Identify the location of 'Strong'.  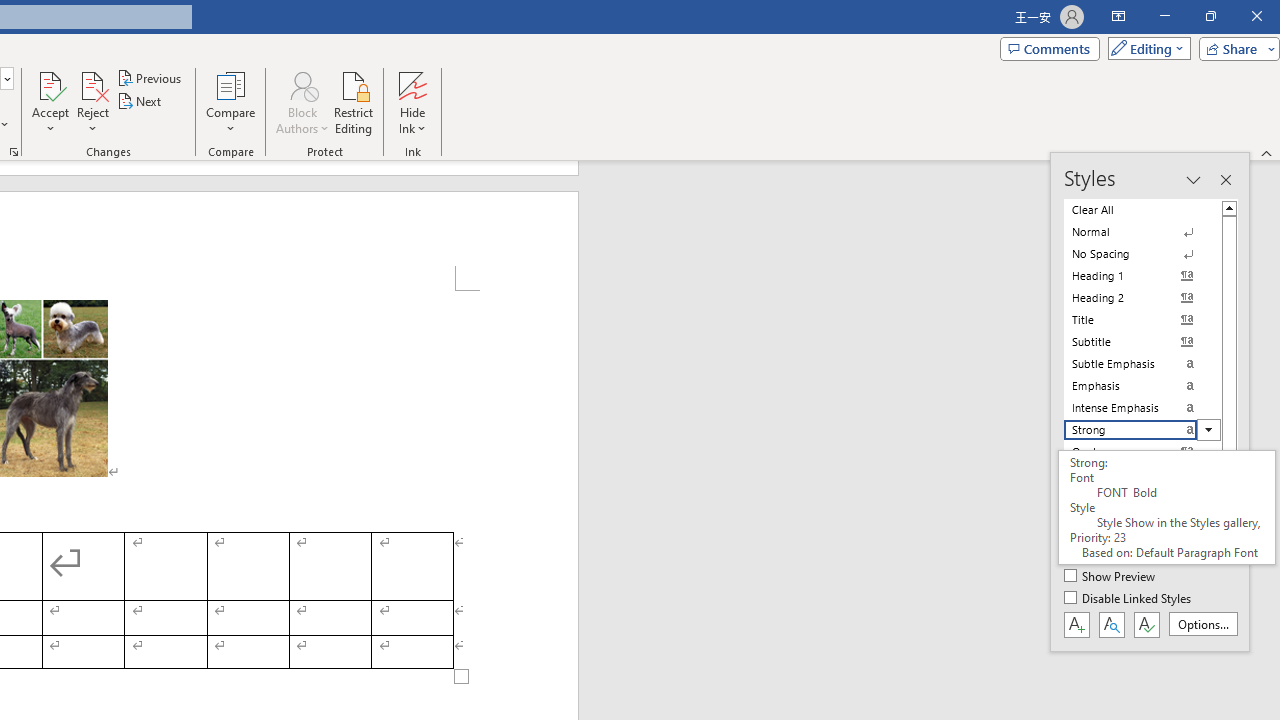
(1142, 428).